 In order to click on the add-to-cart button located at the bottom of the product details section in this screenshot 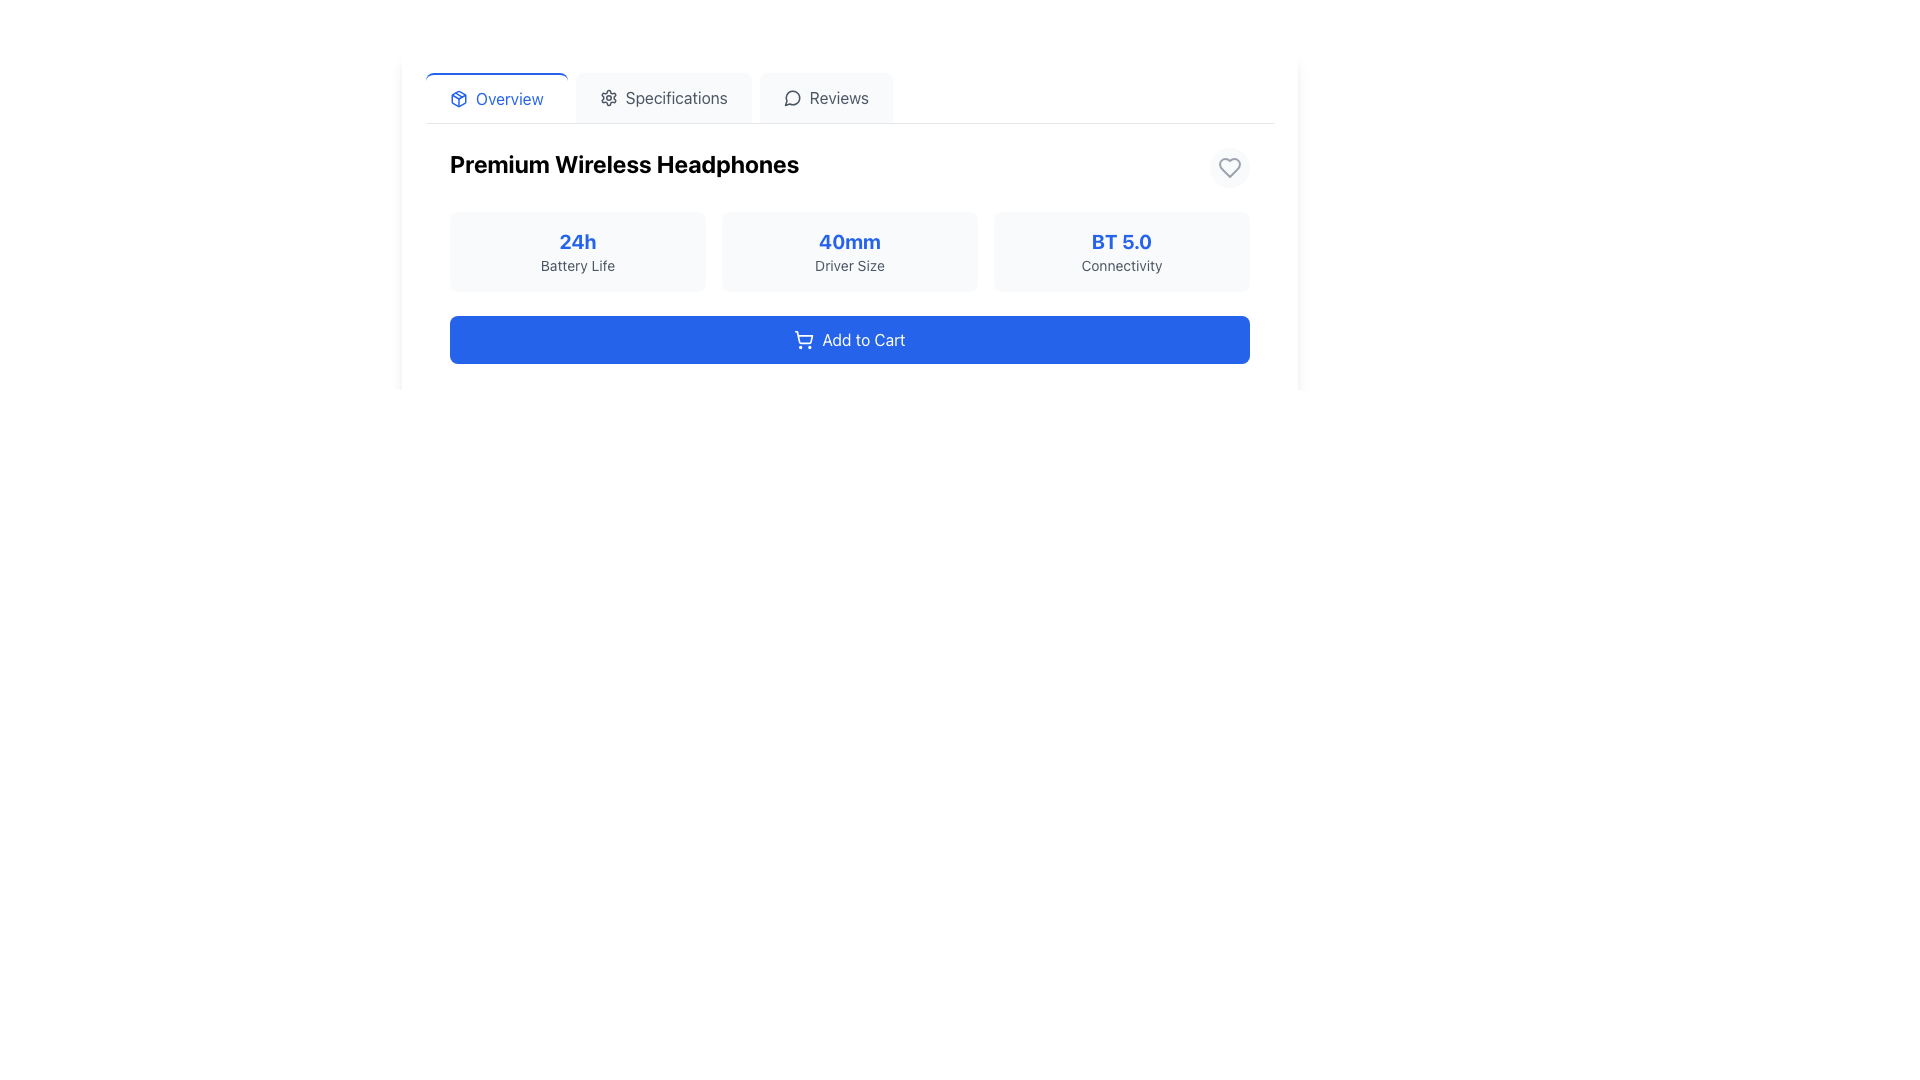, I will do `click(849, 338)`.